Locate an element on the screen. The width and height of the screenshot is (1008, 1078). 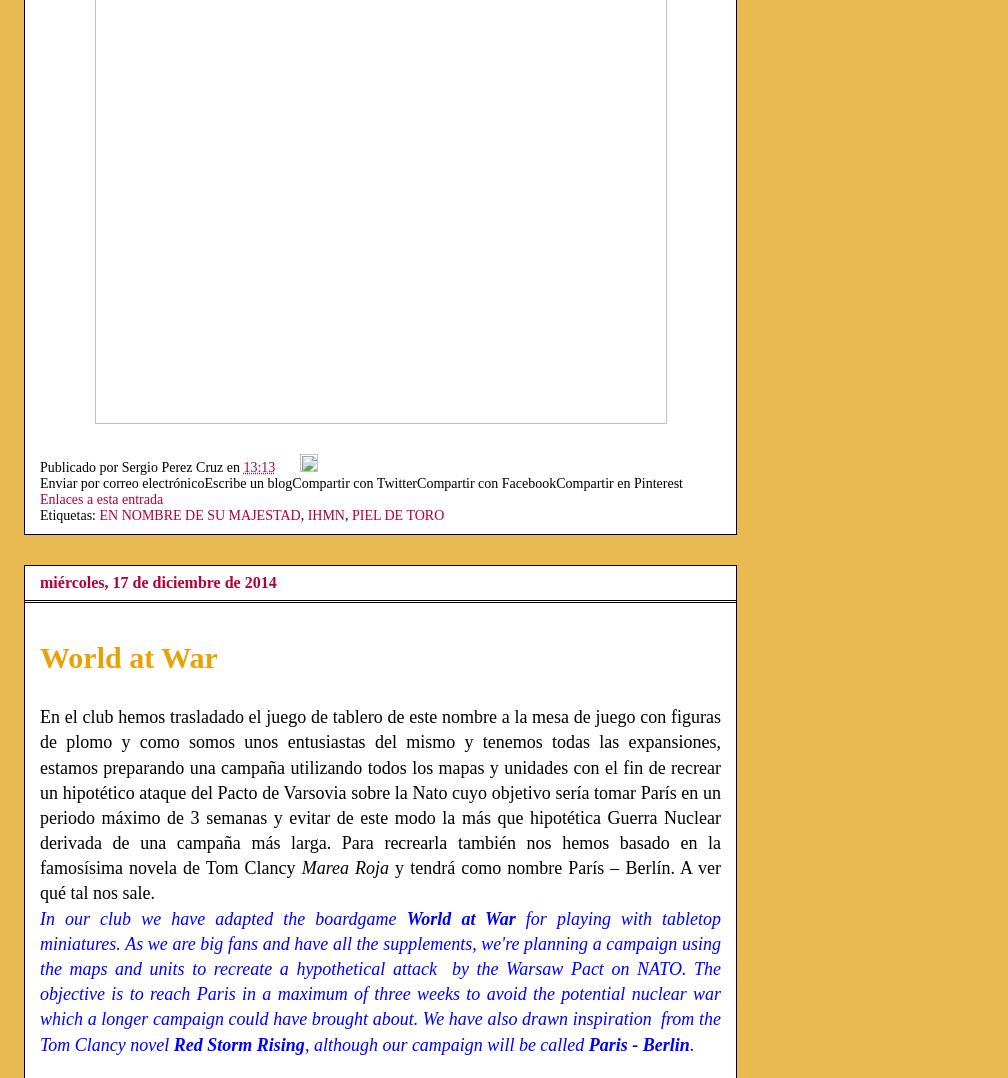
'PIEL DE TORO' is located at coordinates (350, 515).